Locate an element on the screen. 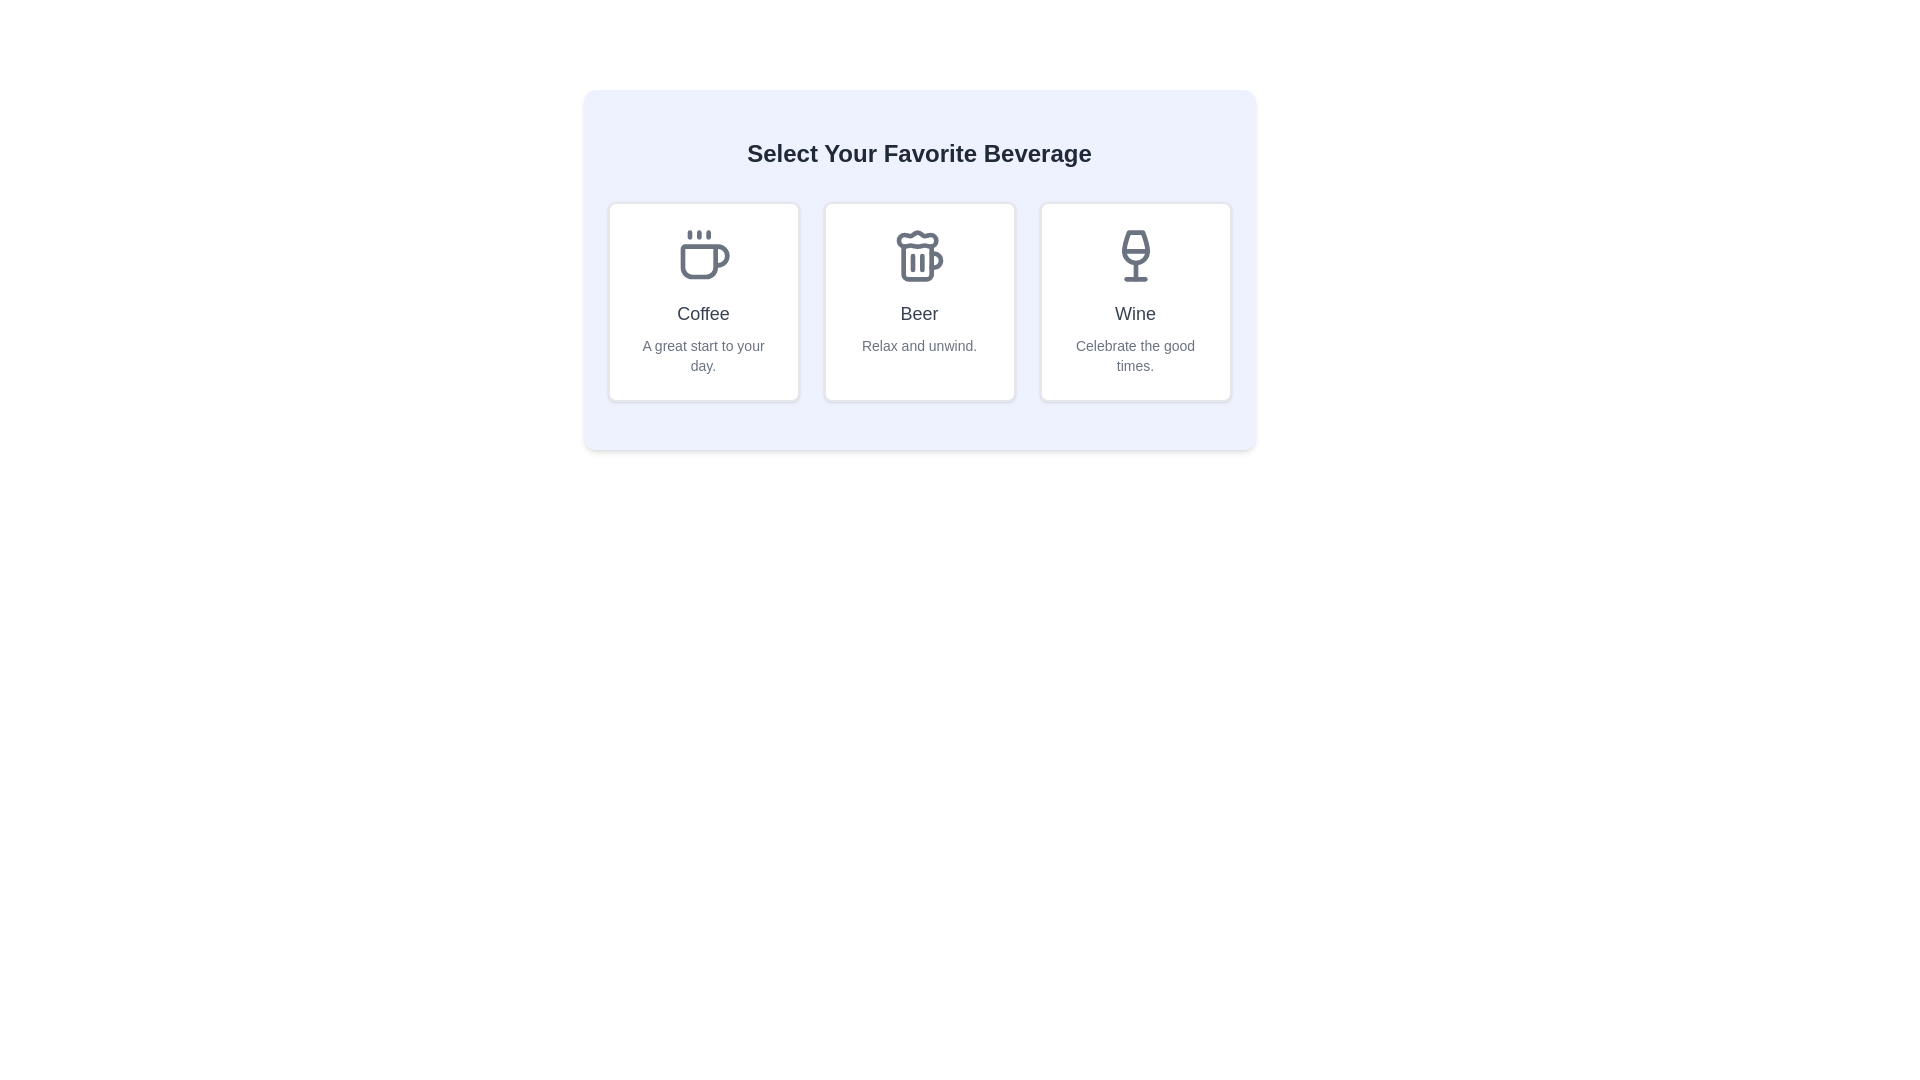  the 'Coffee' label, which is styled with a medium-sized bold gray font and positioned below a coffee icon and above a description text is located at coordinates (703, 313).